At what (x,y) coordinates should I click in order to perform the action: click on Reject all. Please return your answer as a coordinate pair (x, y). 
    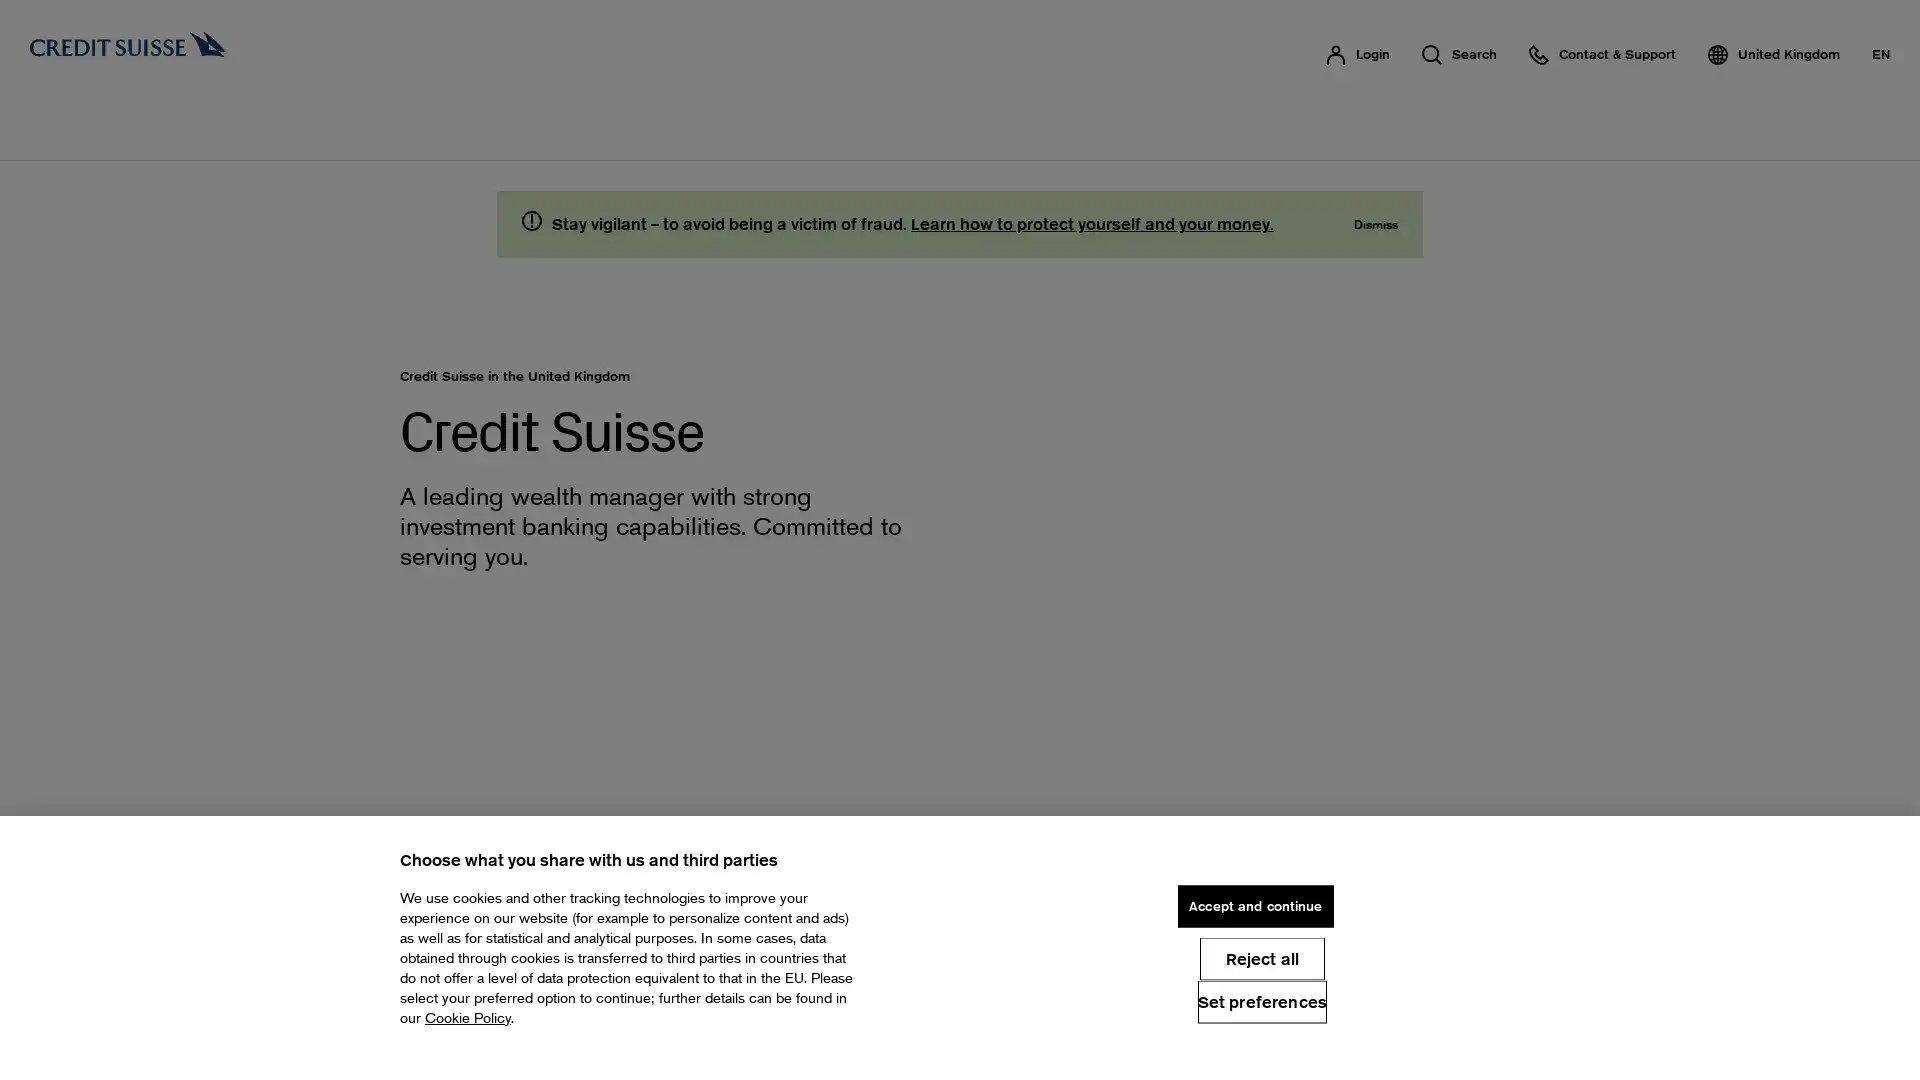
    Looking at the image, I should click on (1260, 957).